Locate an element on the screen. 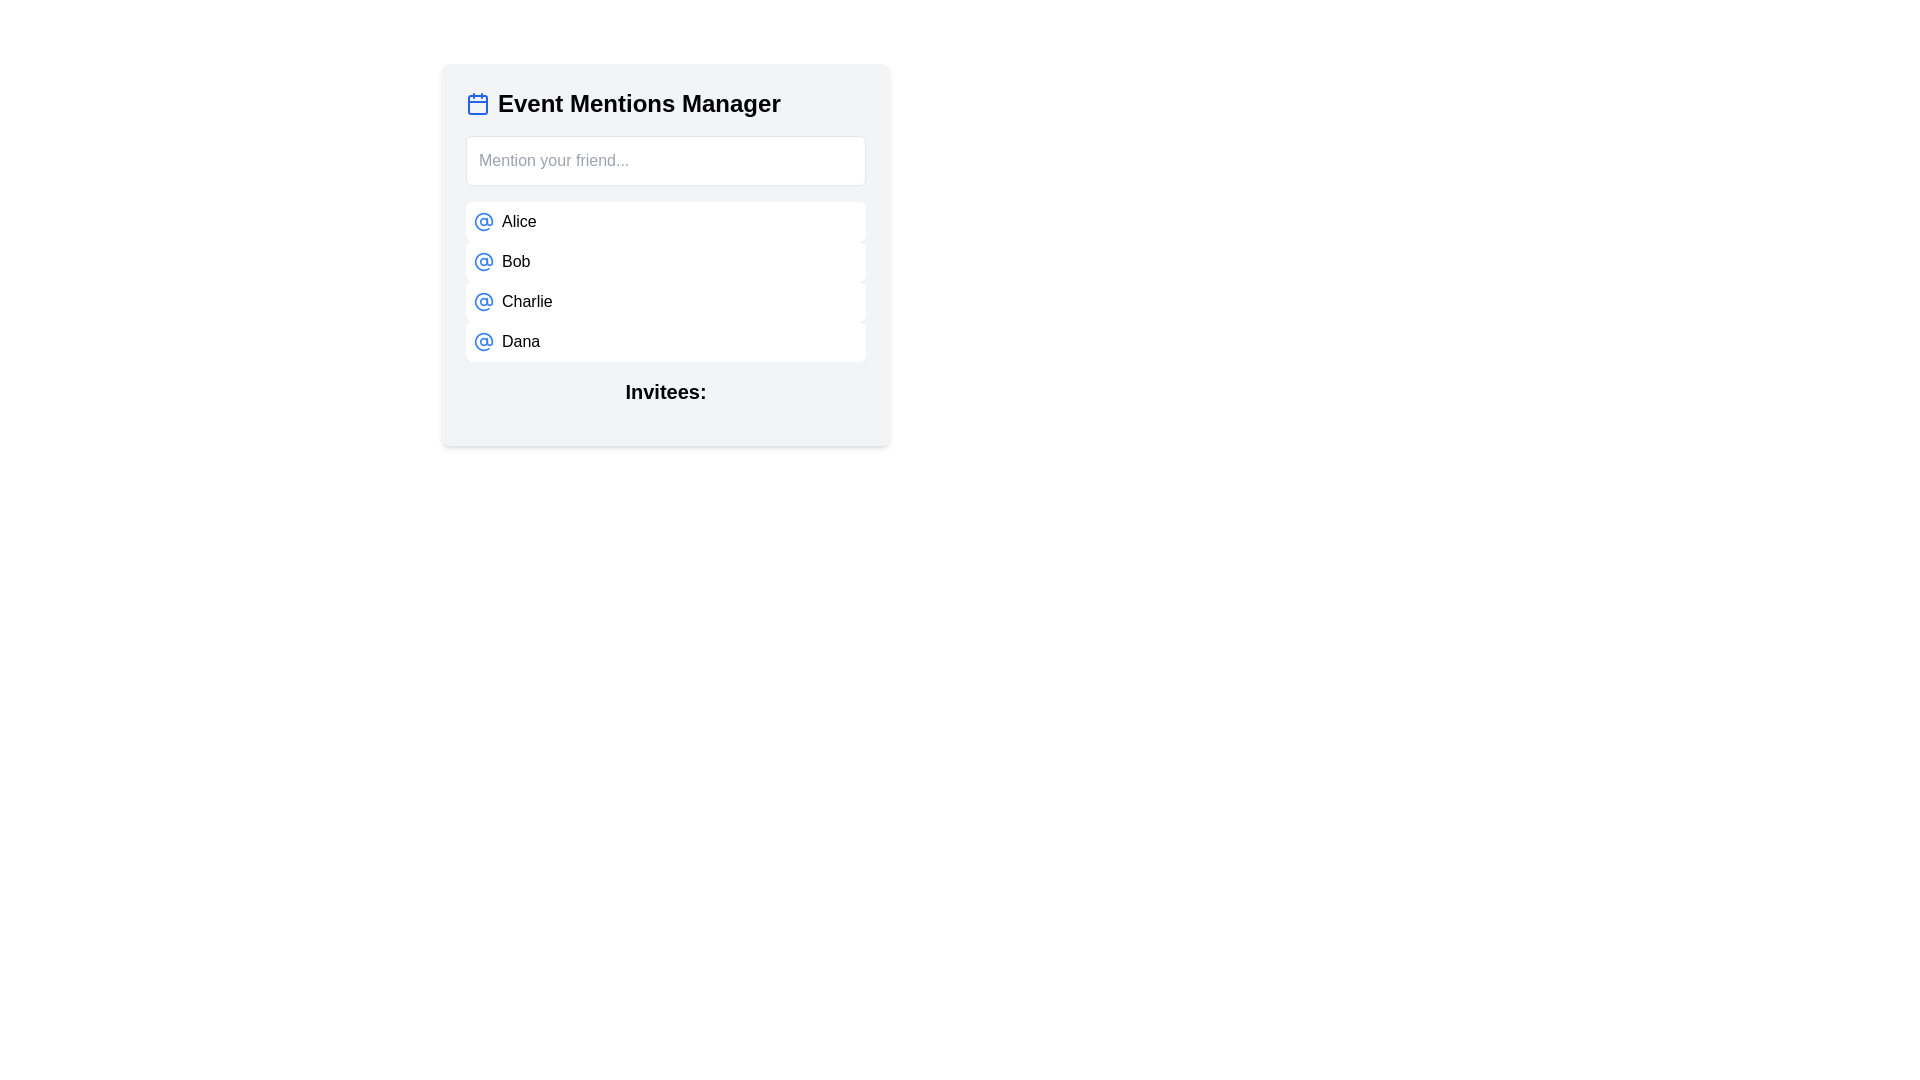 This screenshot has height=1080, width=1920. the text label displaying 'Charlie', which is the third item in the list of names is located at coordinates (527, 301).